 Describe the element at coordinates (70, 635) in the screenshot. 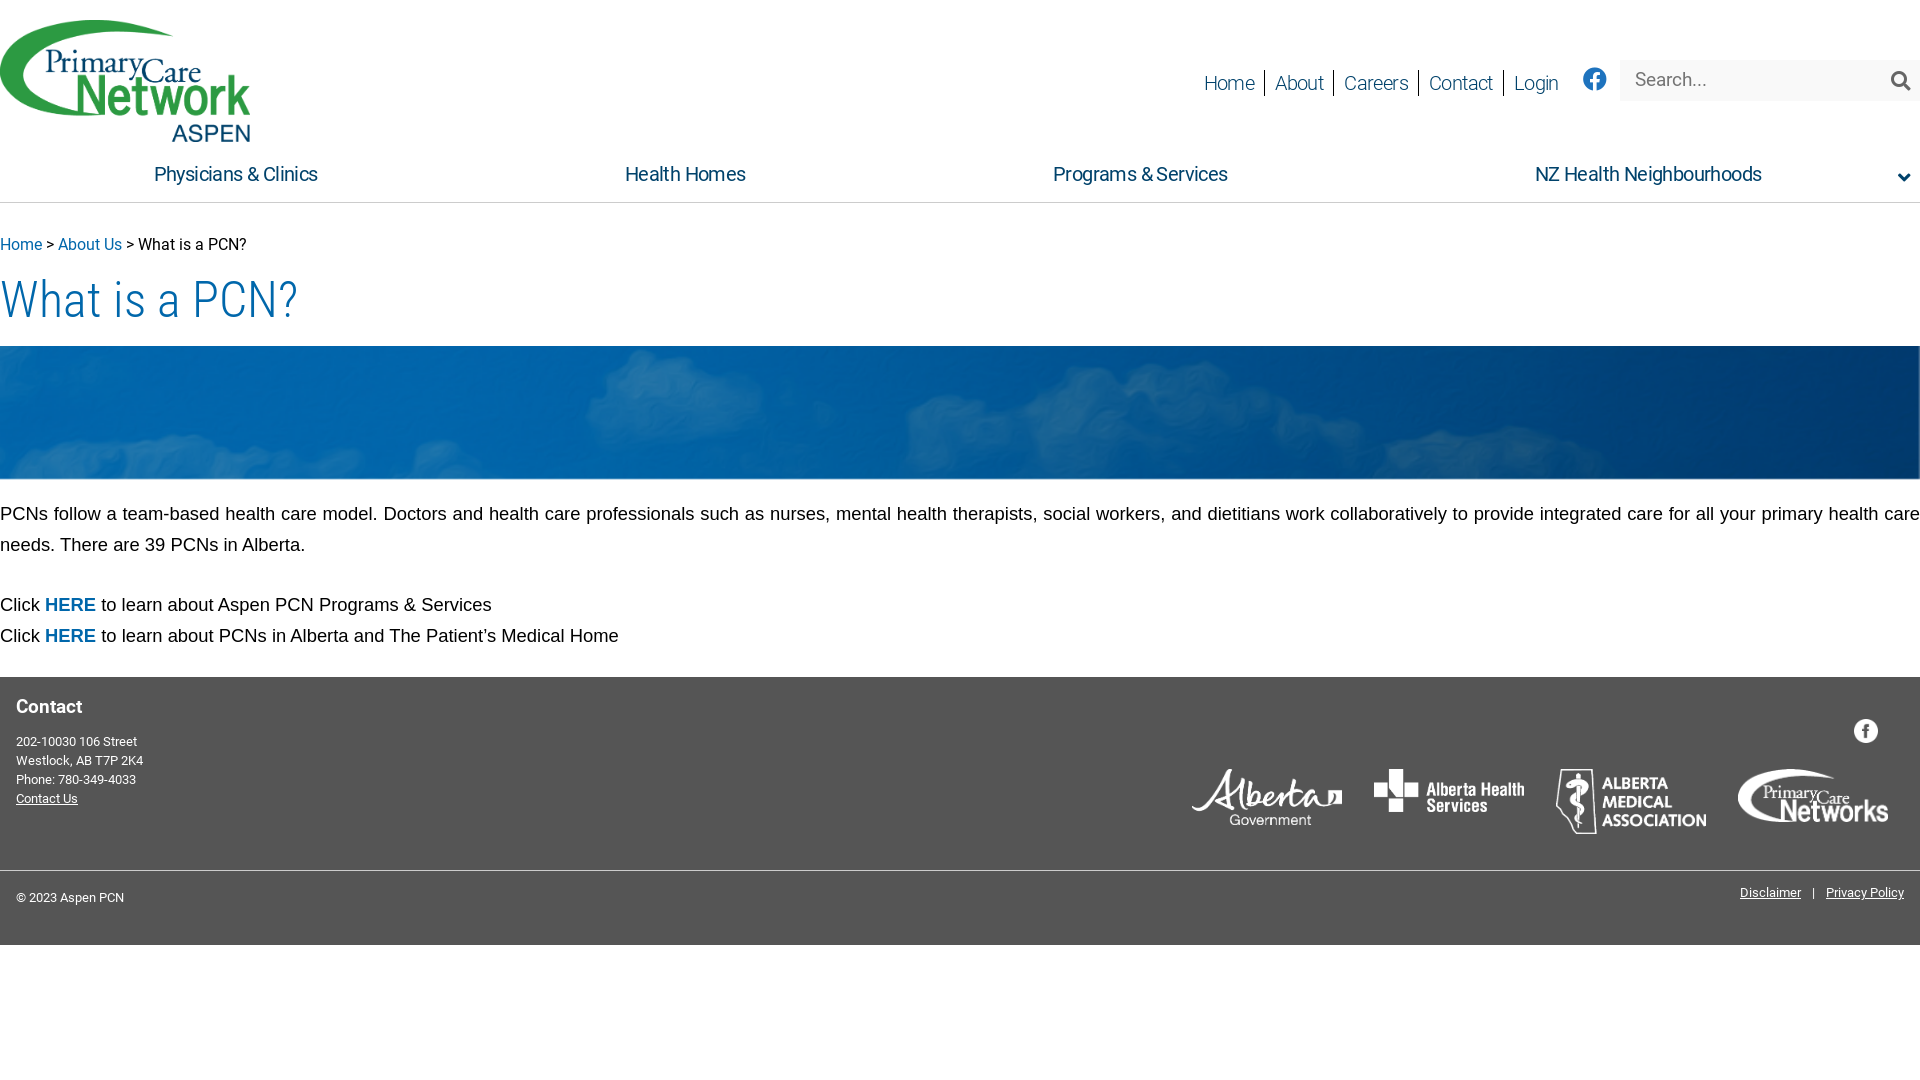

I see `'HERE'` at that location.